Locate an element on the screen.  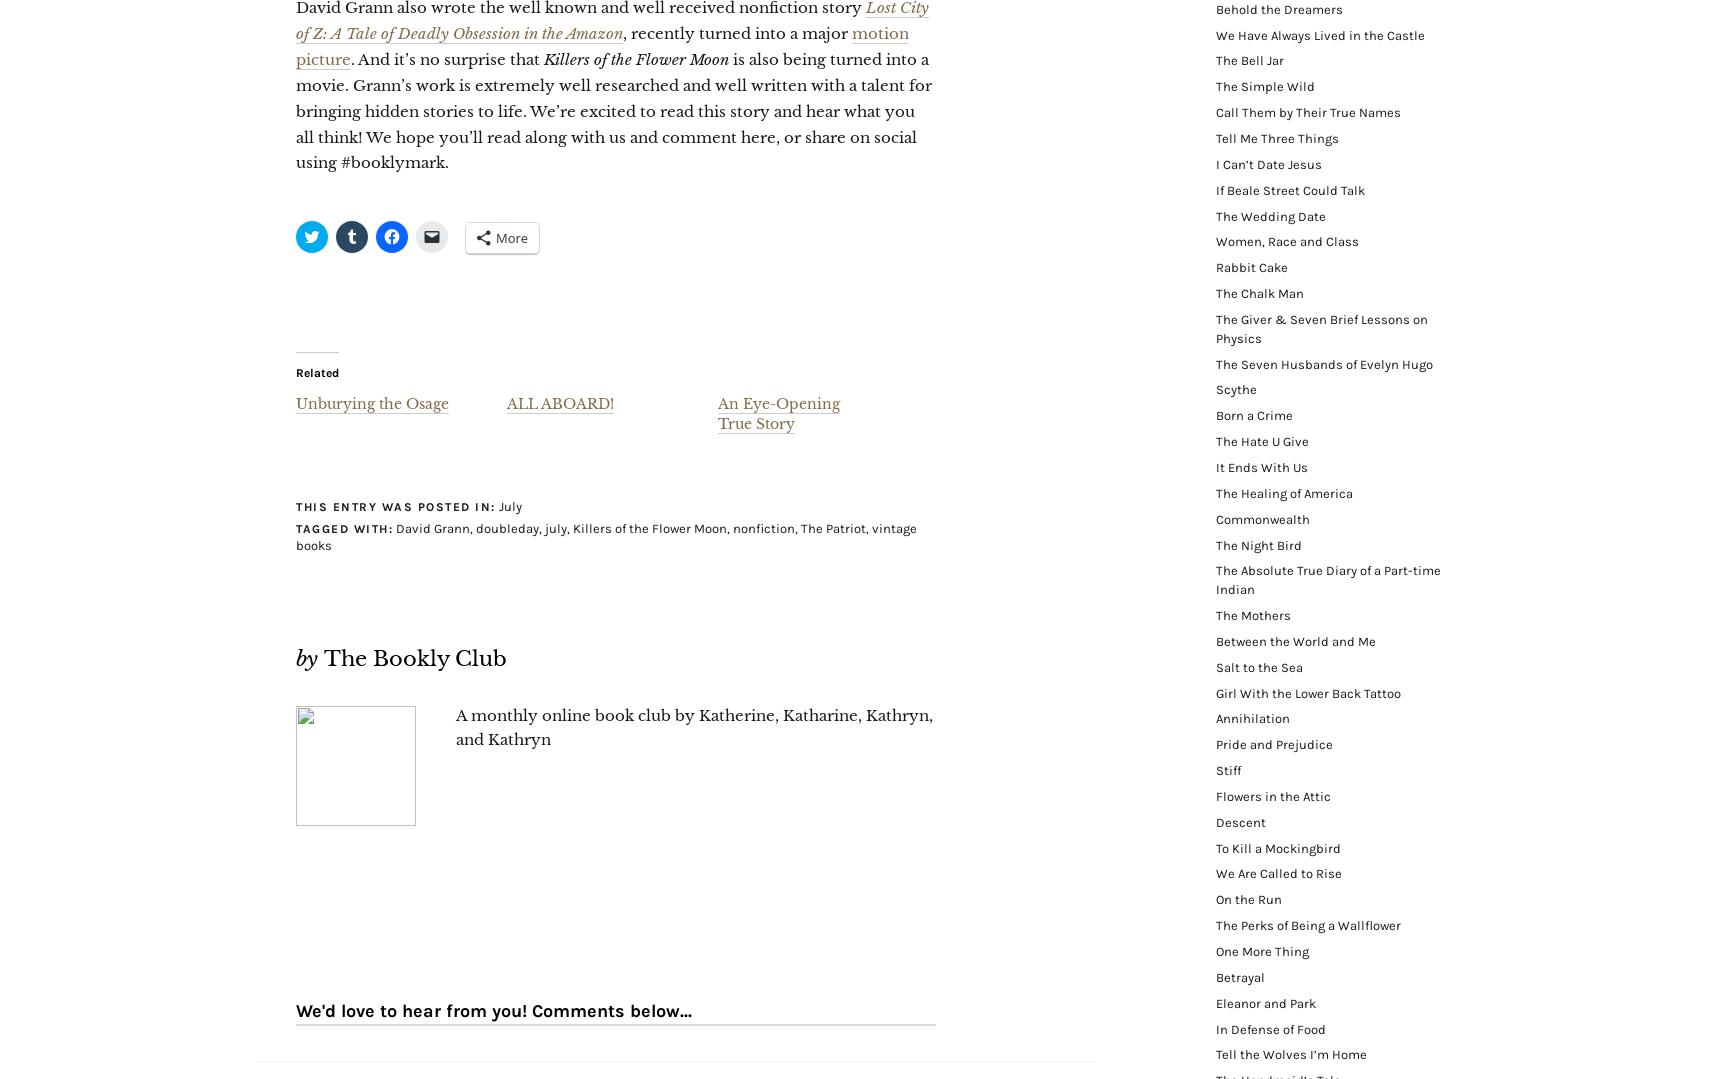
'Tagged with:' is located at coordinates (296, 527).